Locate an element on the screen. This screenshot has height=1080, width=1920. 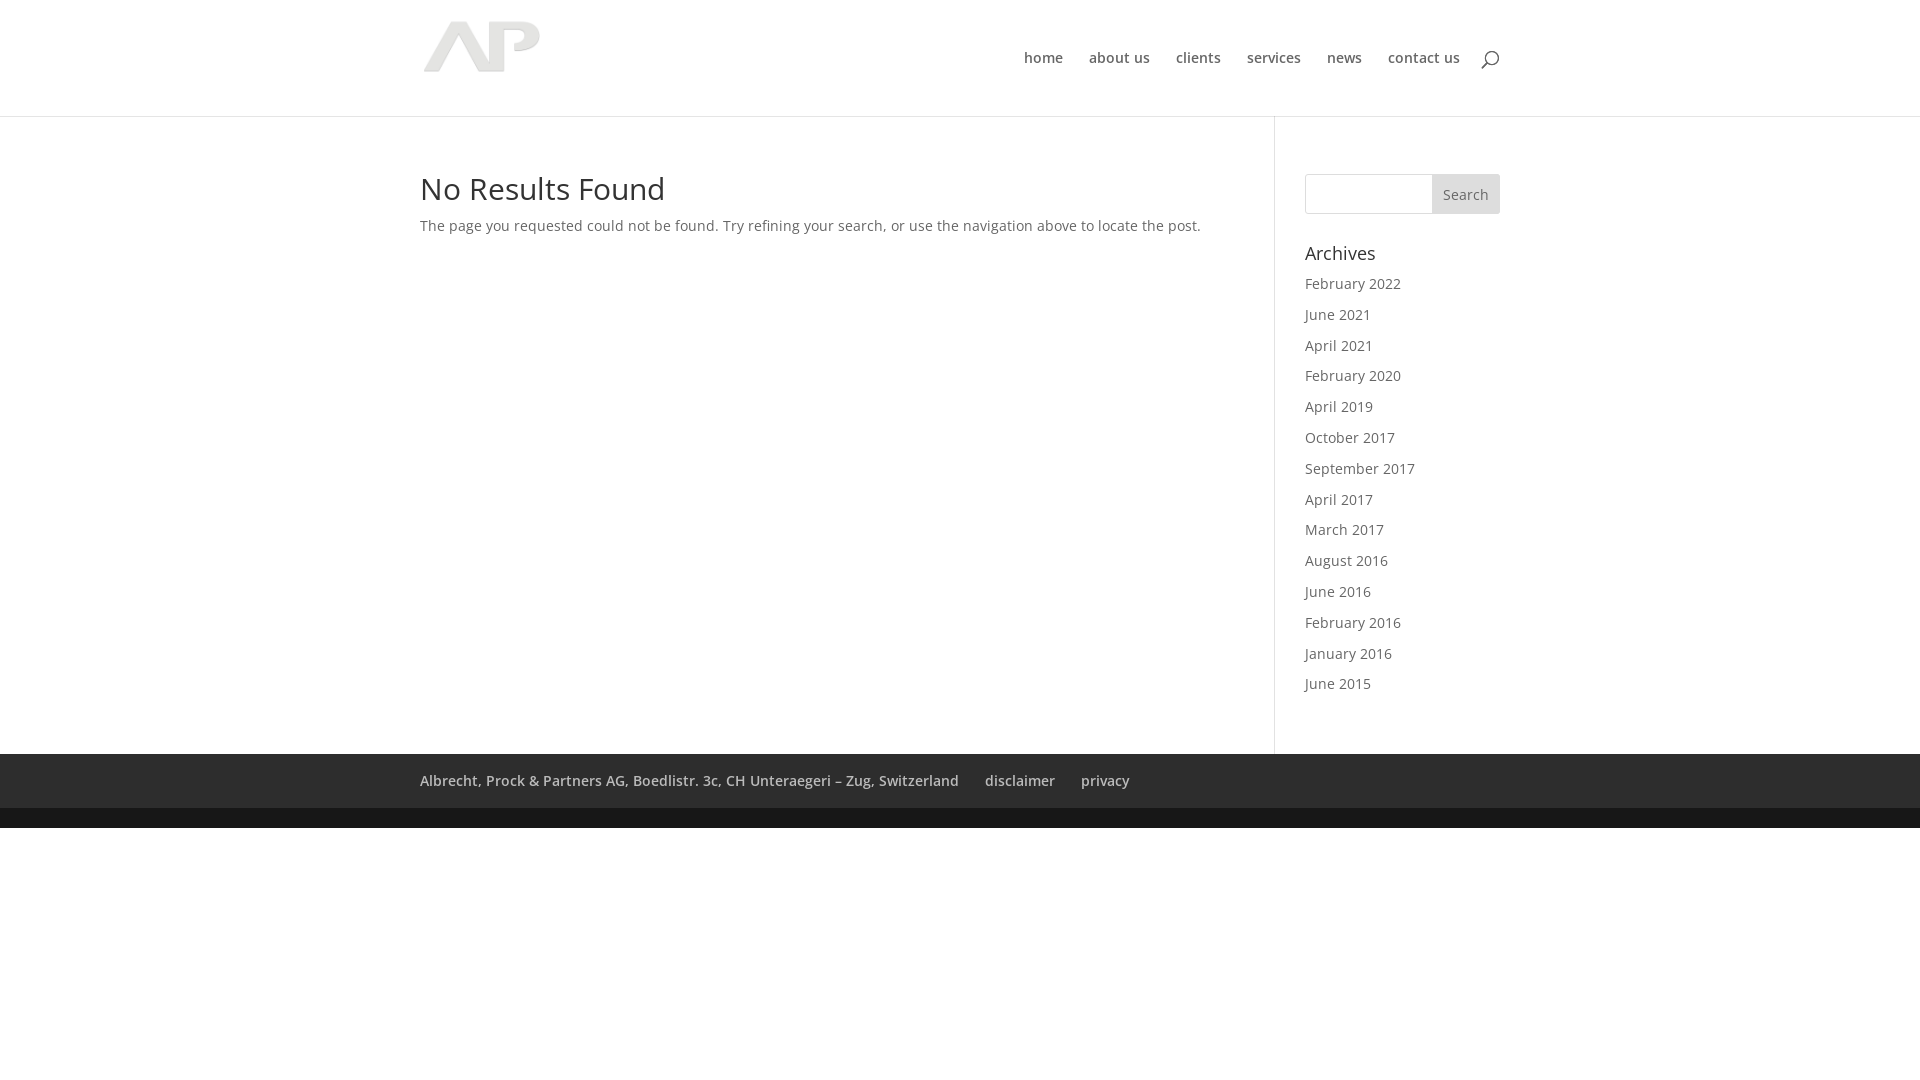
'June 2021' is located at coordinates (1338, 314).